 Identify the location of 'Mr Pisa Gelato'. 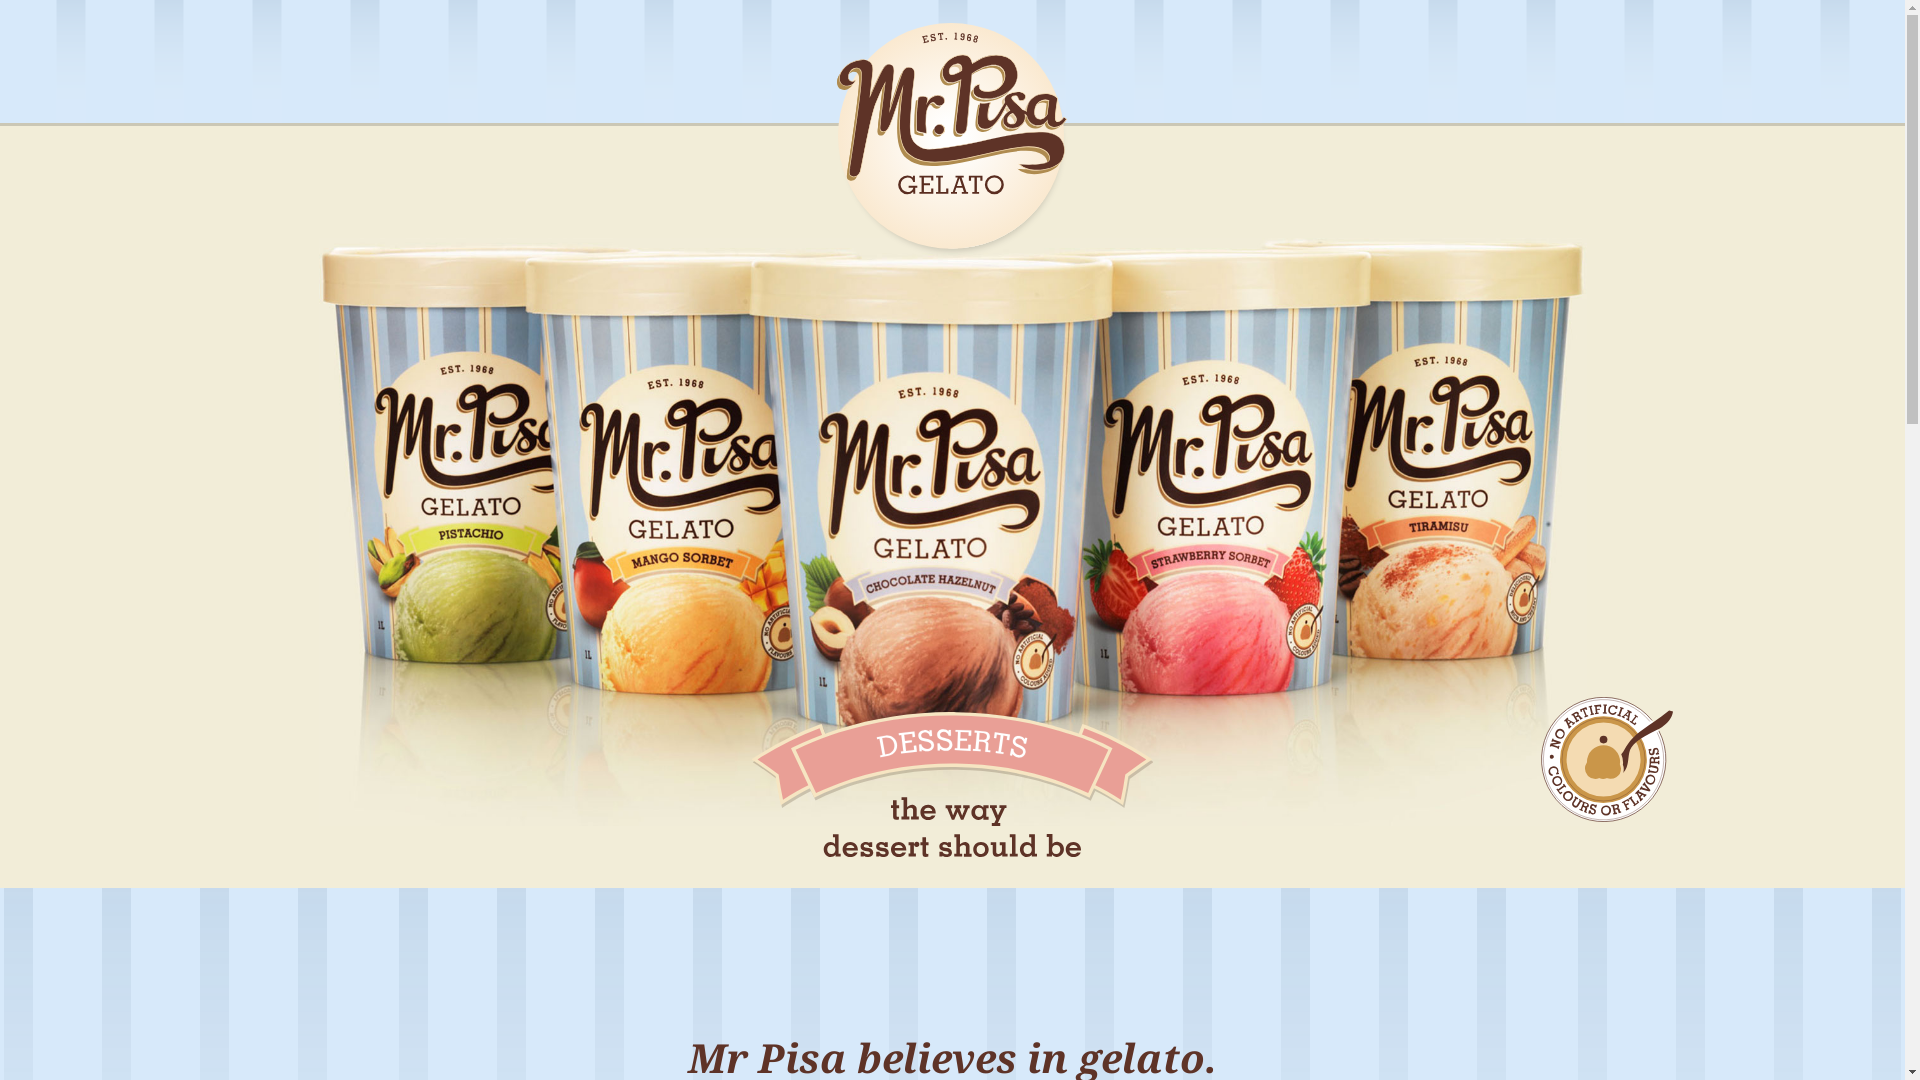
(952, 140).